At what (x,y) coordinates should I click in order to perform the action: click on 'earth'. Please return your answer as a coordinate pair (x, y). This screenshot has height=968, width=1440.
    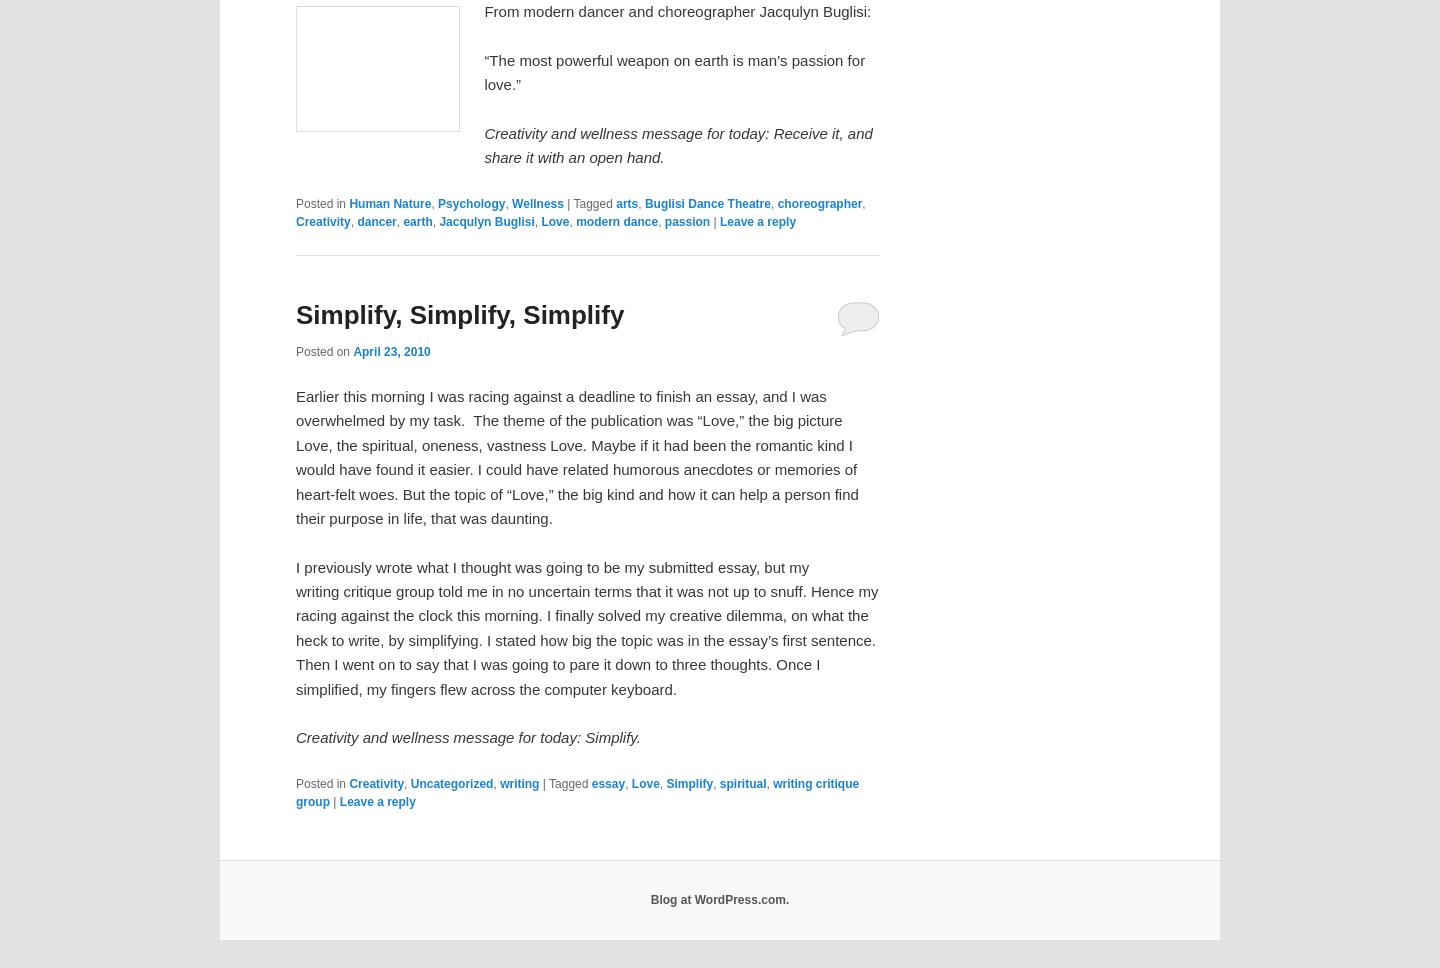
    Looking at the image, I should click on (416, 220).